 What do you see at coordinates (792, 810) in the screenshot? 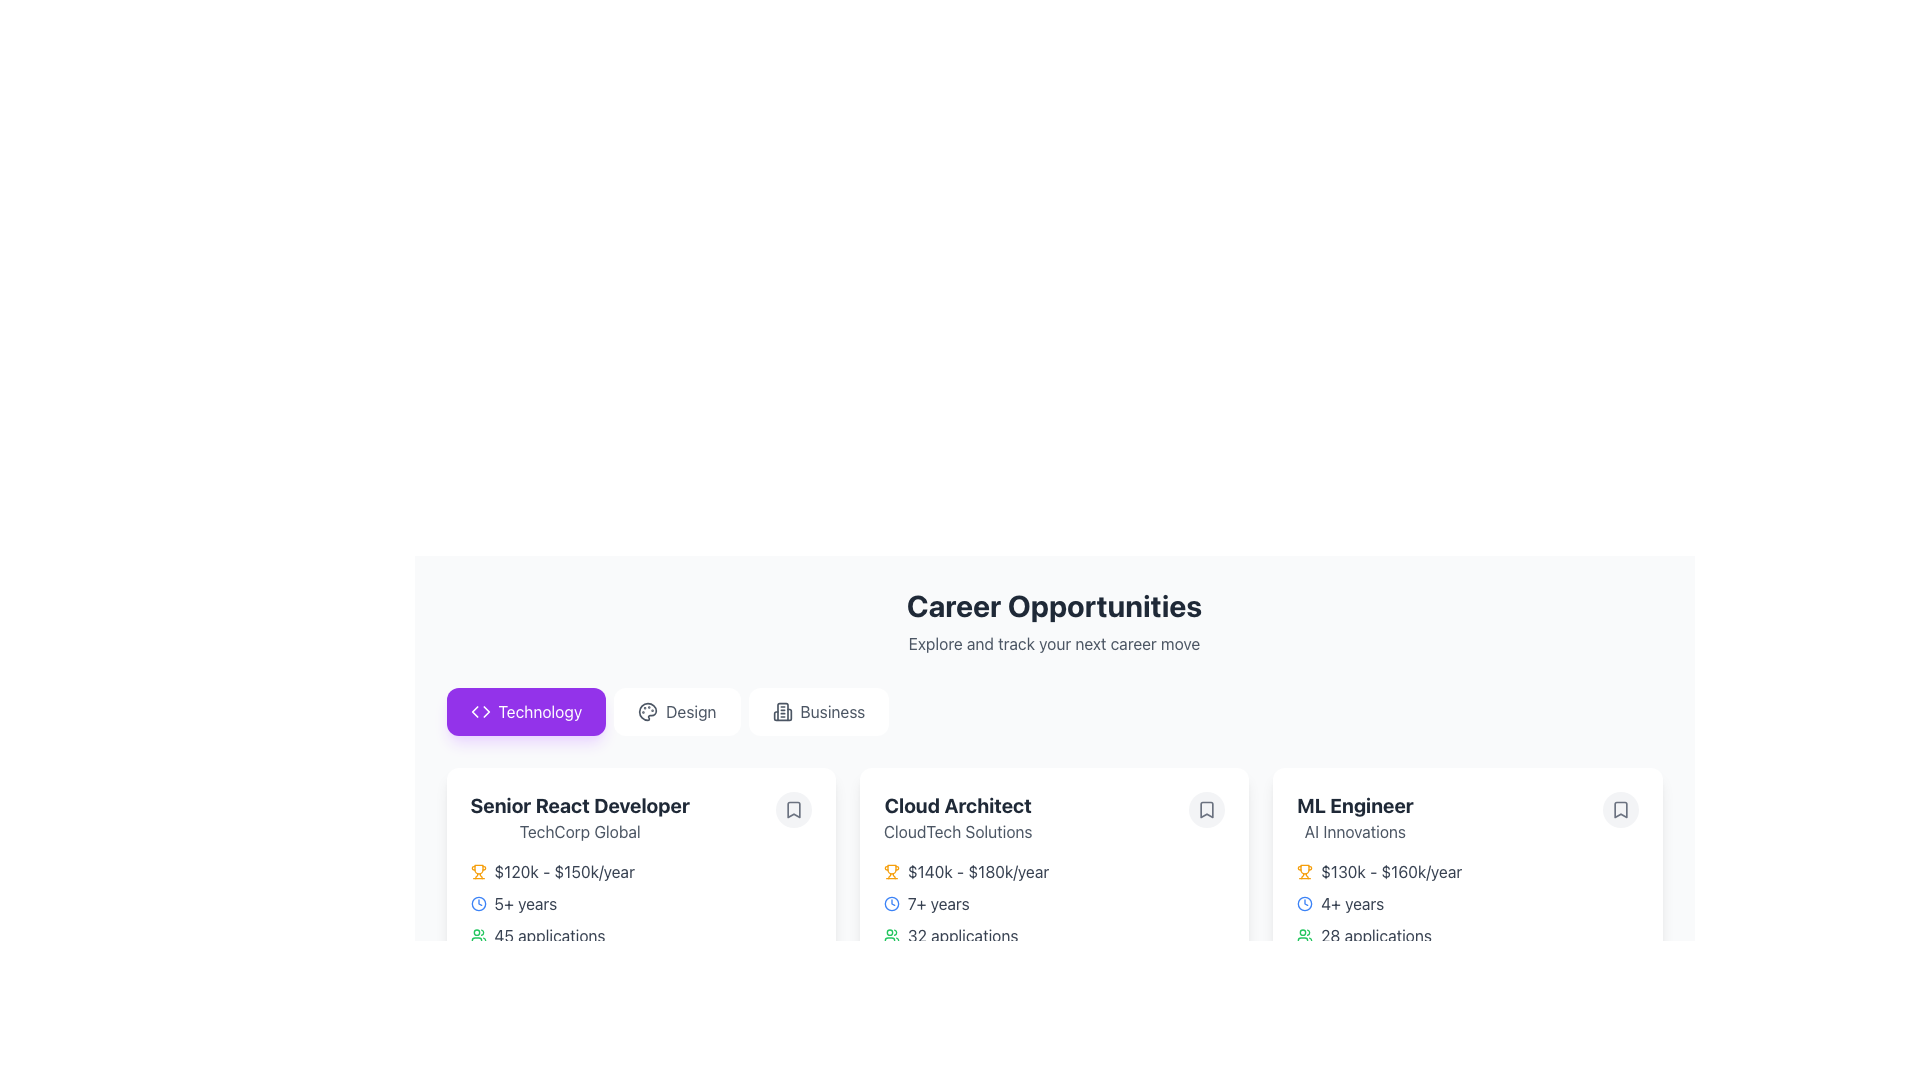
I see `the circular bookmark icon button with a white background and gray border located in the top-right corner of the 'Senior React Developer' job listing at TechCorp Global to bookmark the job` at bounding box center [792, 810].